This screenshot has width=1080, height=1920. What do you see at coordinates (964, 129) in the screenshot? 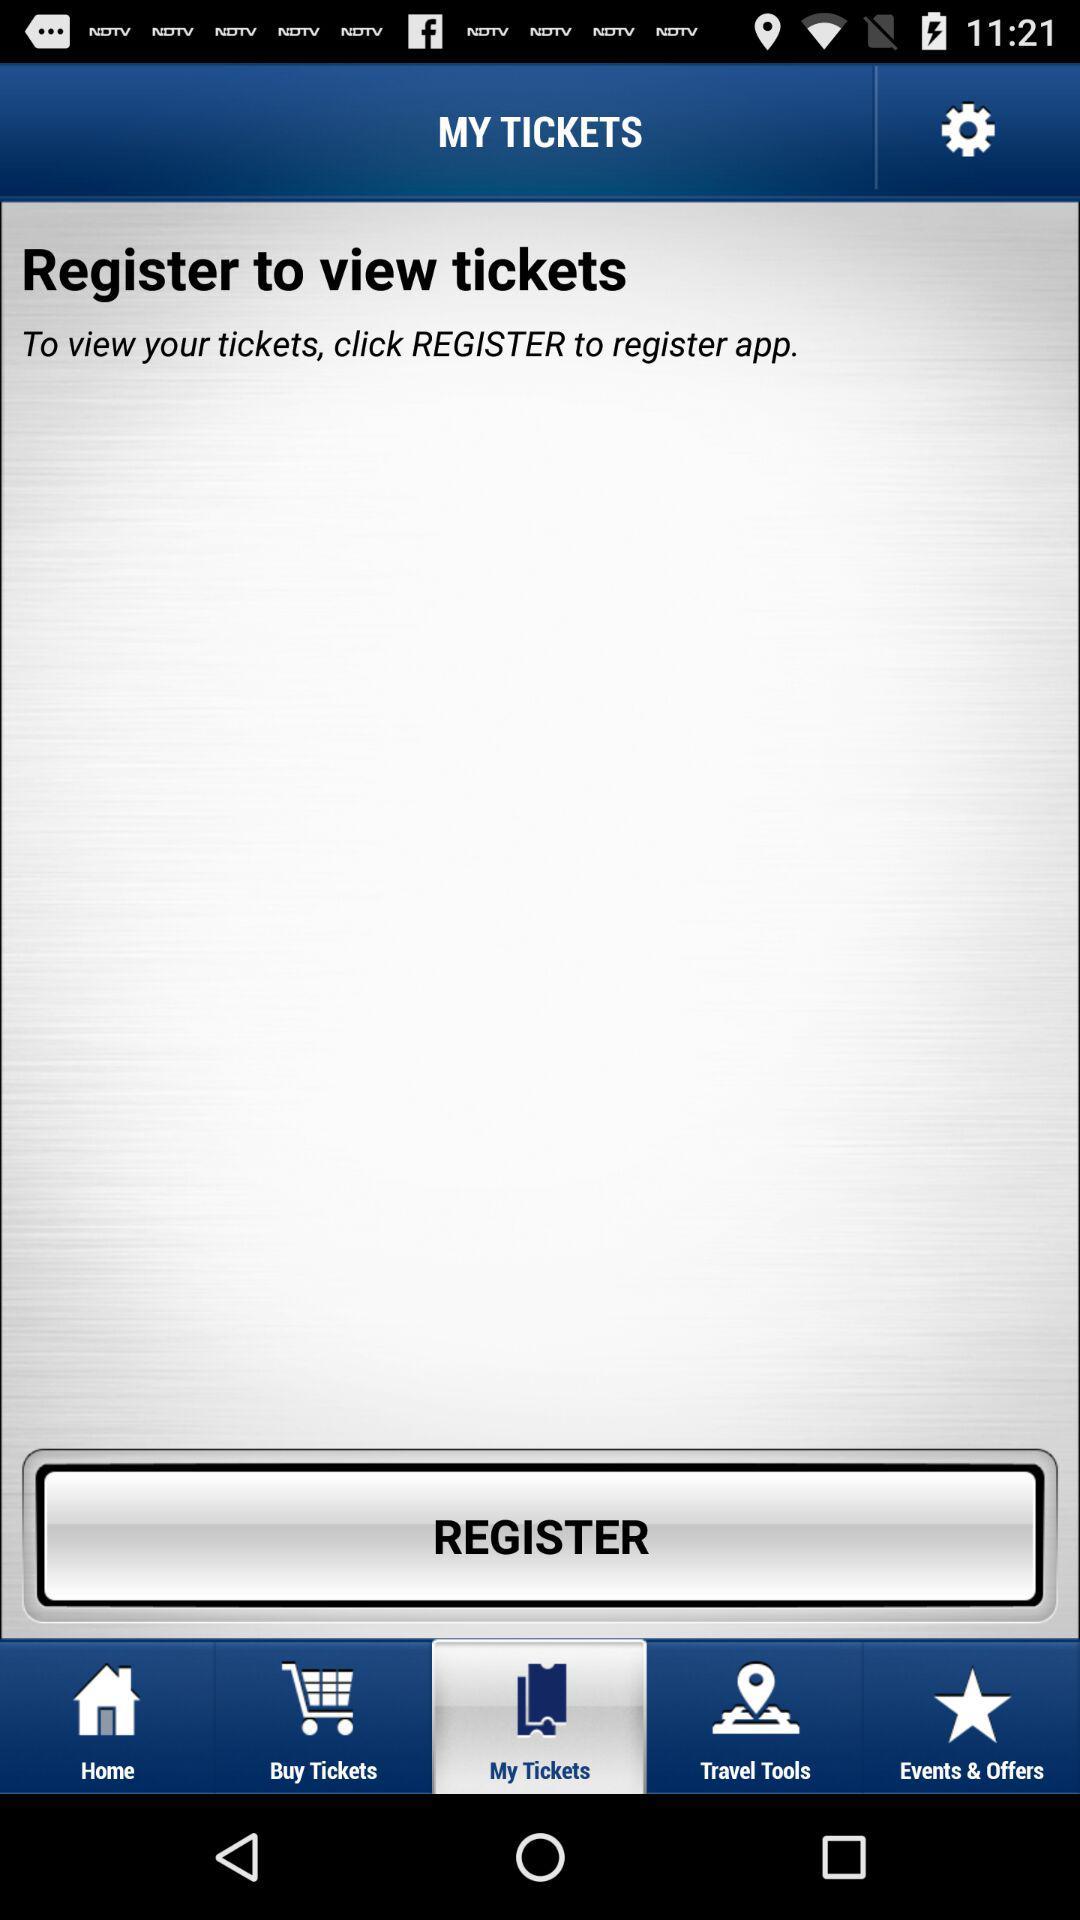
I see `icon next to the my tickets` at bounding box center [964, 129].